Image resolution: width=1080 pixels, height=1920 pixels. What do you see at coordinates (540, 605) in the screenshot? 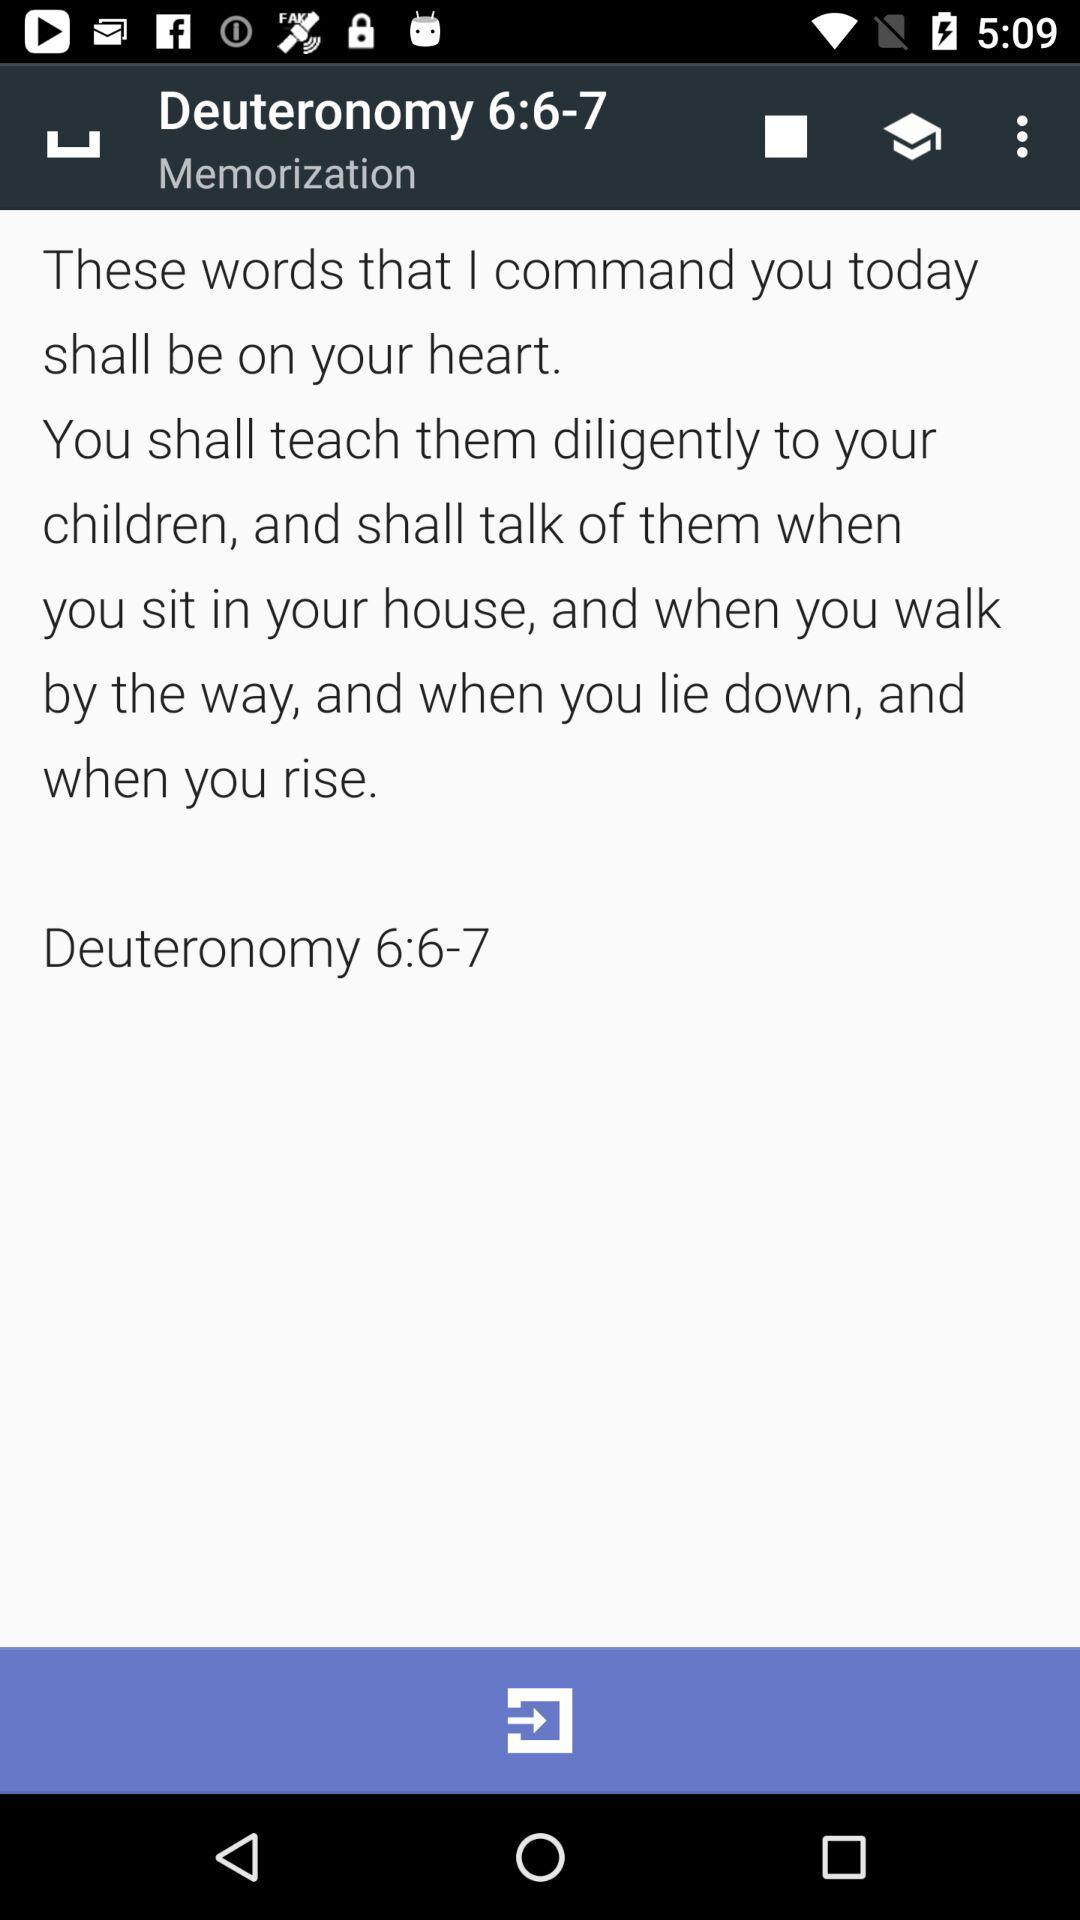
I see `these words that` at bounding box center [540, 605].